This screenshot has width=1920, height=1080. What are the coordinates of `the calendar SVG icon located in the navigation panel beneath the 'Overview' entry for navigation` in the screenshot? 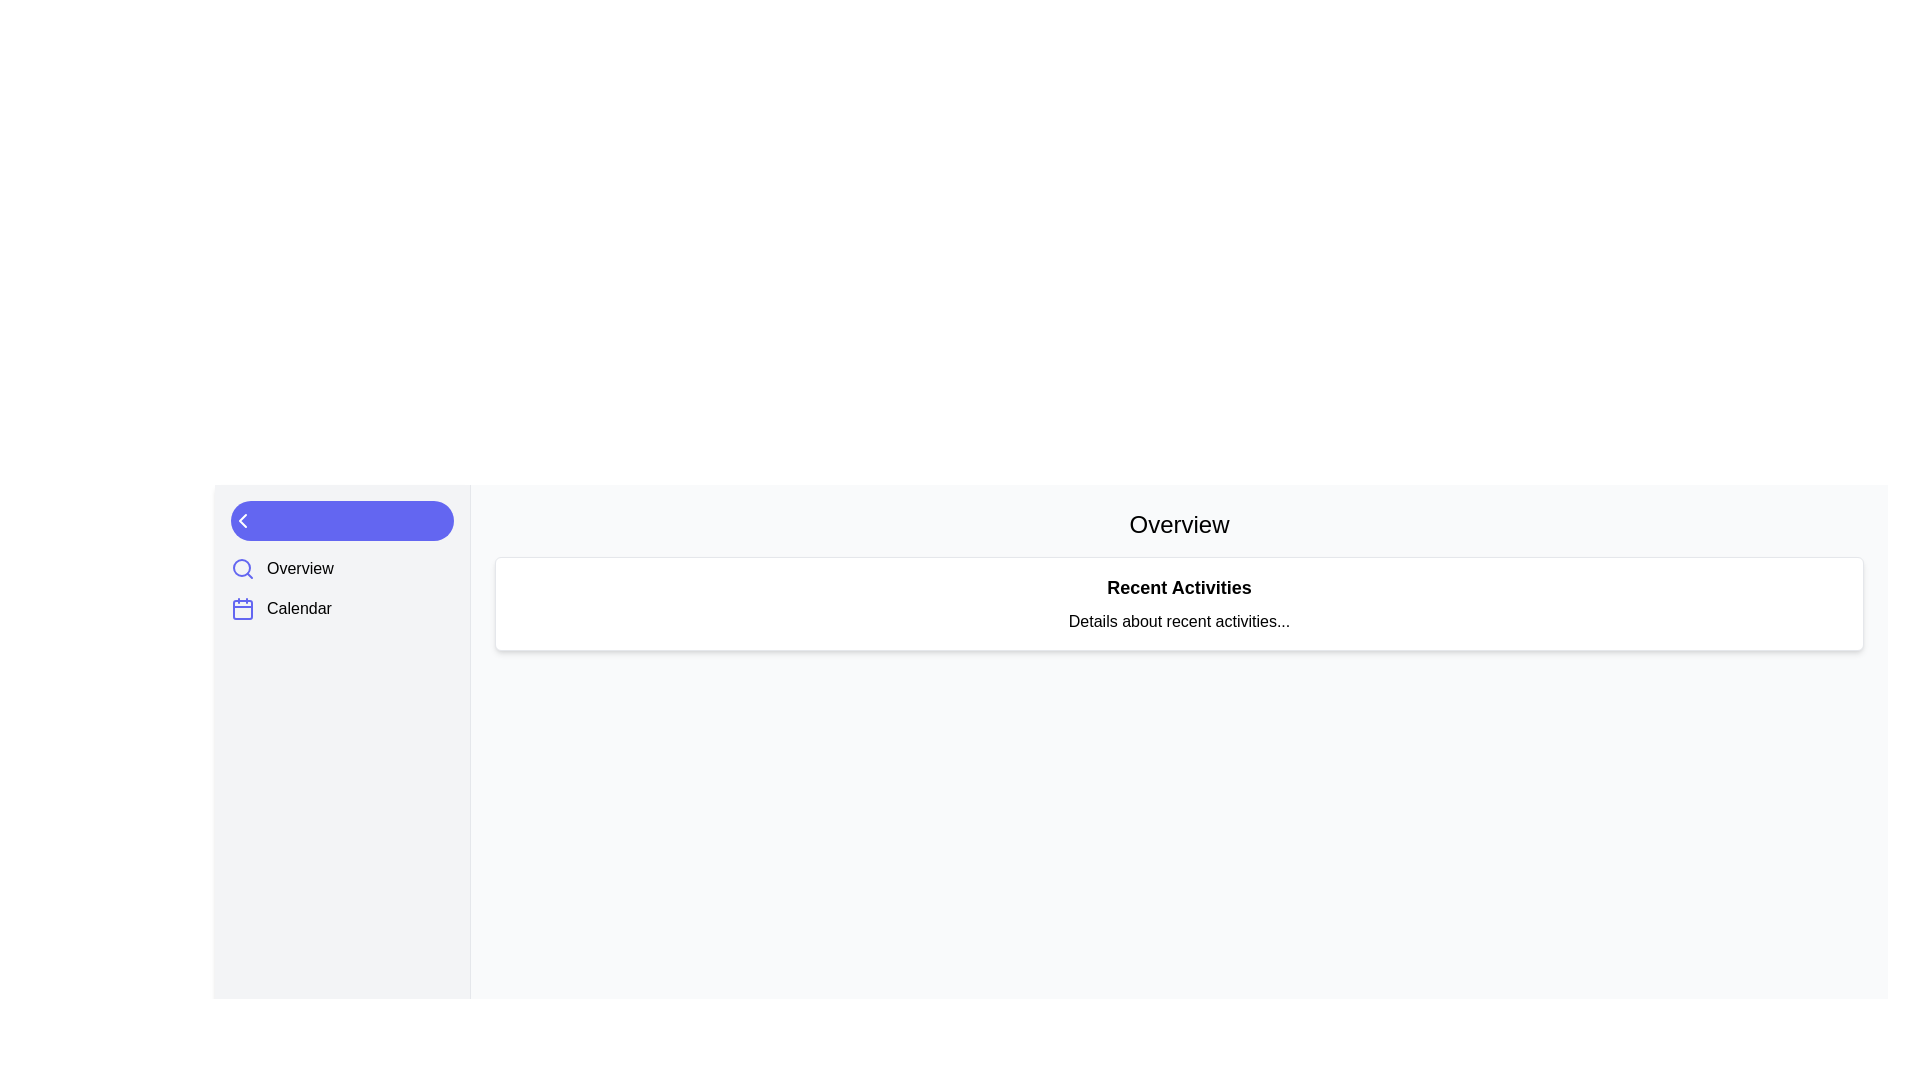 It's located at (242, 608).